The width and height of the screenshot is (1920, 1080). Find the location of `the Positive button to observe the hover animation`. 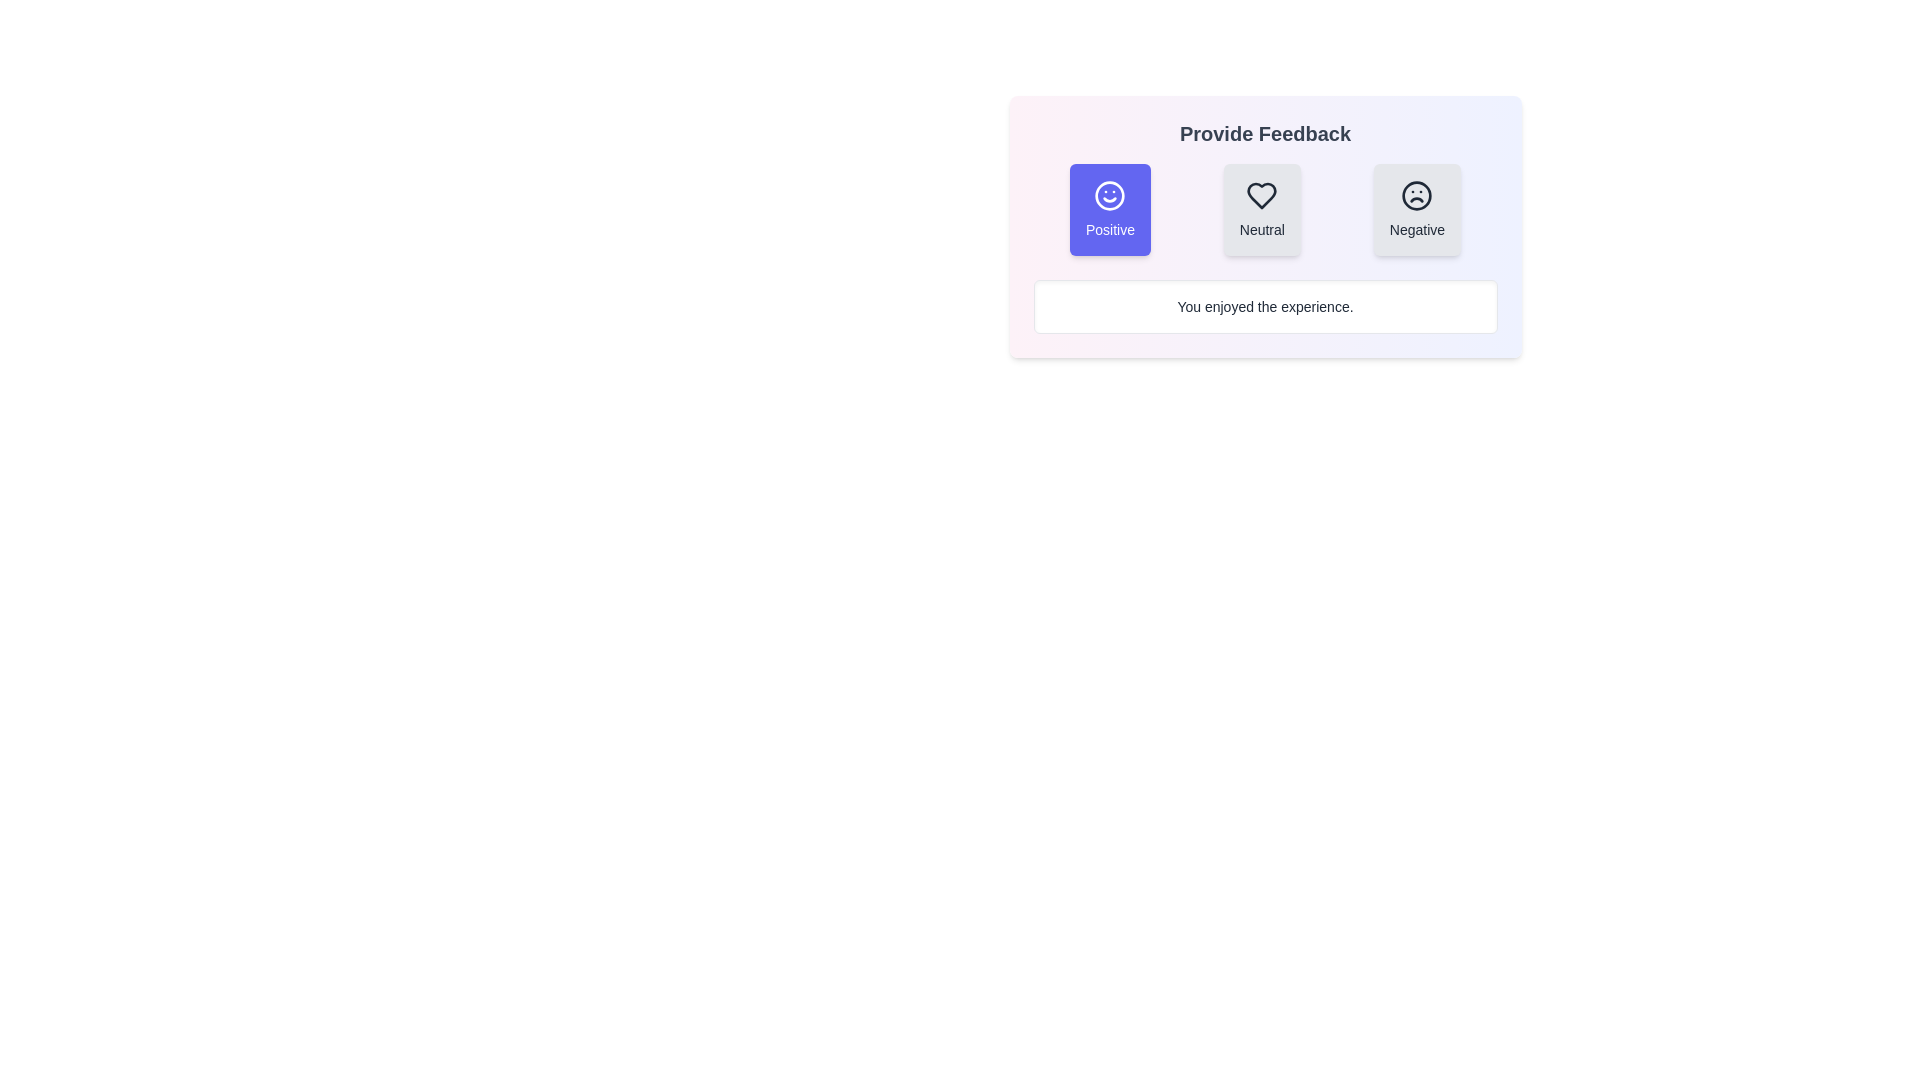

the Positive button to observe the hover animation is located at coordinates (1109, 209).